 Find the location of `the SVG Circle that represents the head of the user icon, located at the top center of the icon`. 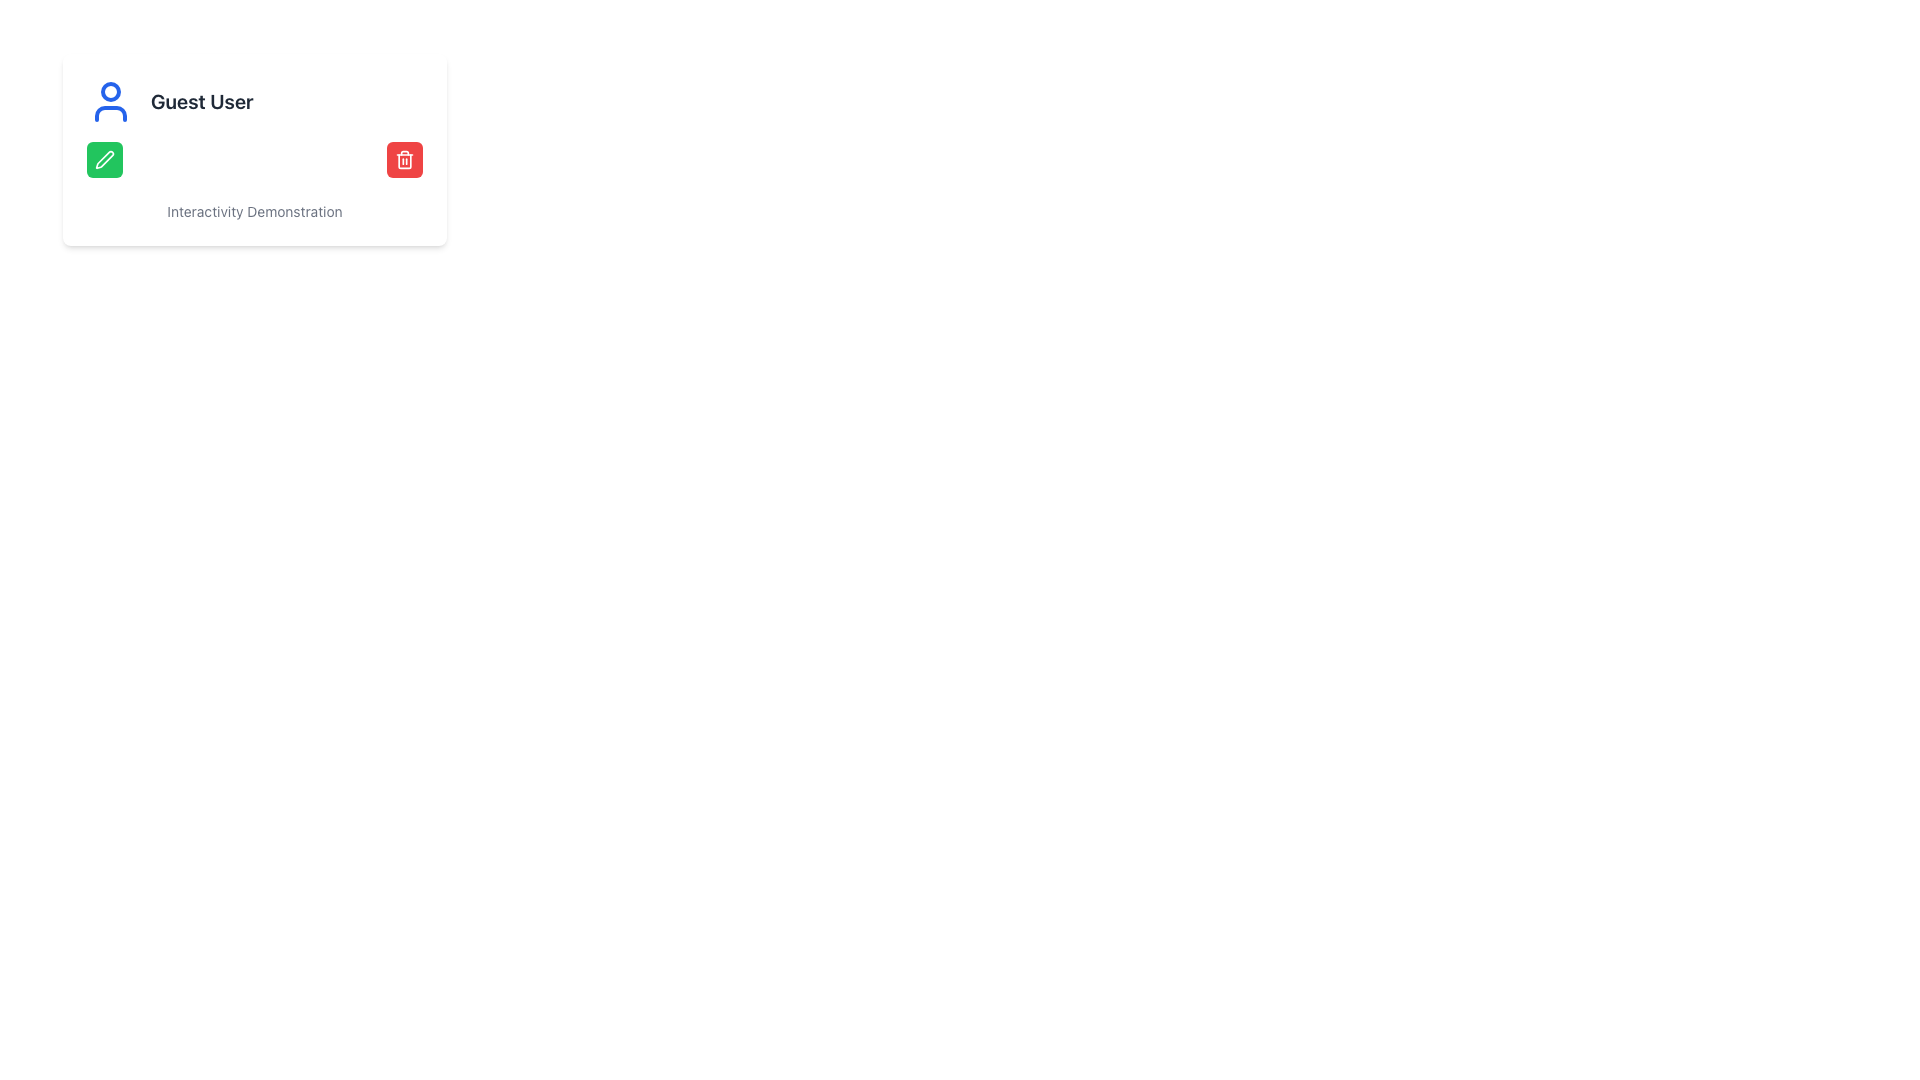

the SVG Circle that represents the head of the user icon, located at the top center of the icon is located at coordinates (109, 92).